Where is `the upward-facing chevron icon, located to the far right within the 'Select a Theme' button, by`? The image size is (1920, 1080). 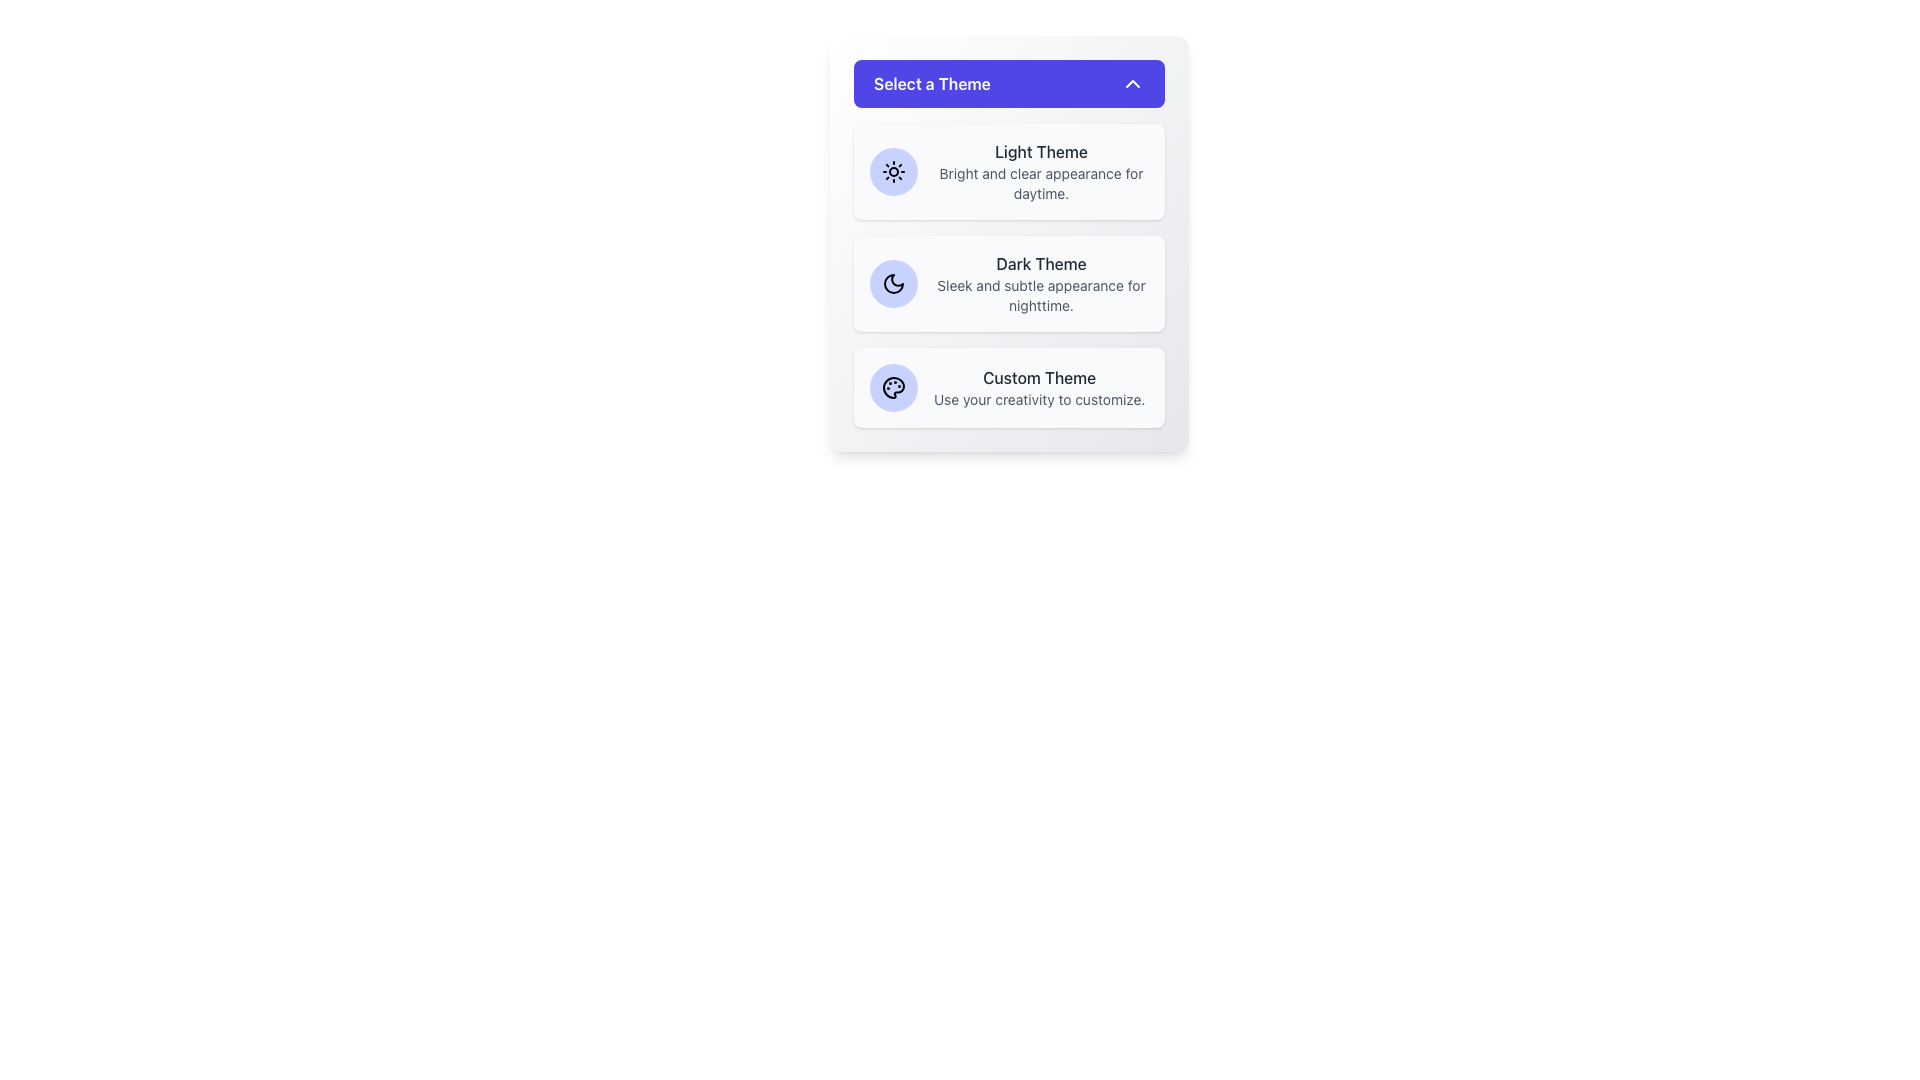
the upward-facing chevron icon, located to the far right within the 'Select a Theme' button, by is located at coordinates (1132, 83).